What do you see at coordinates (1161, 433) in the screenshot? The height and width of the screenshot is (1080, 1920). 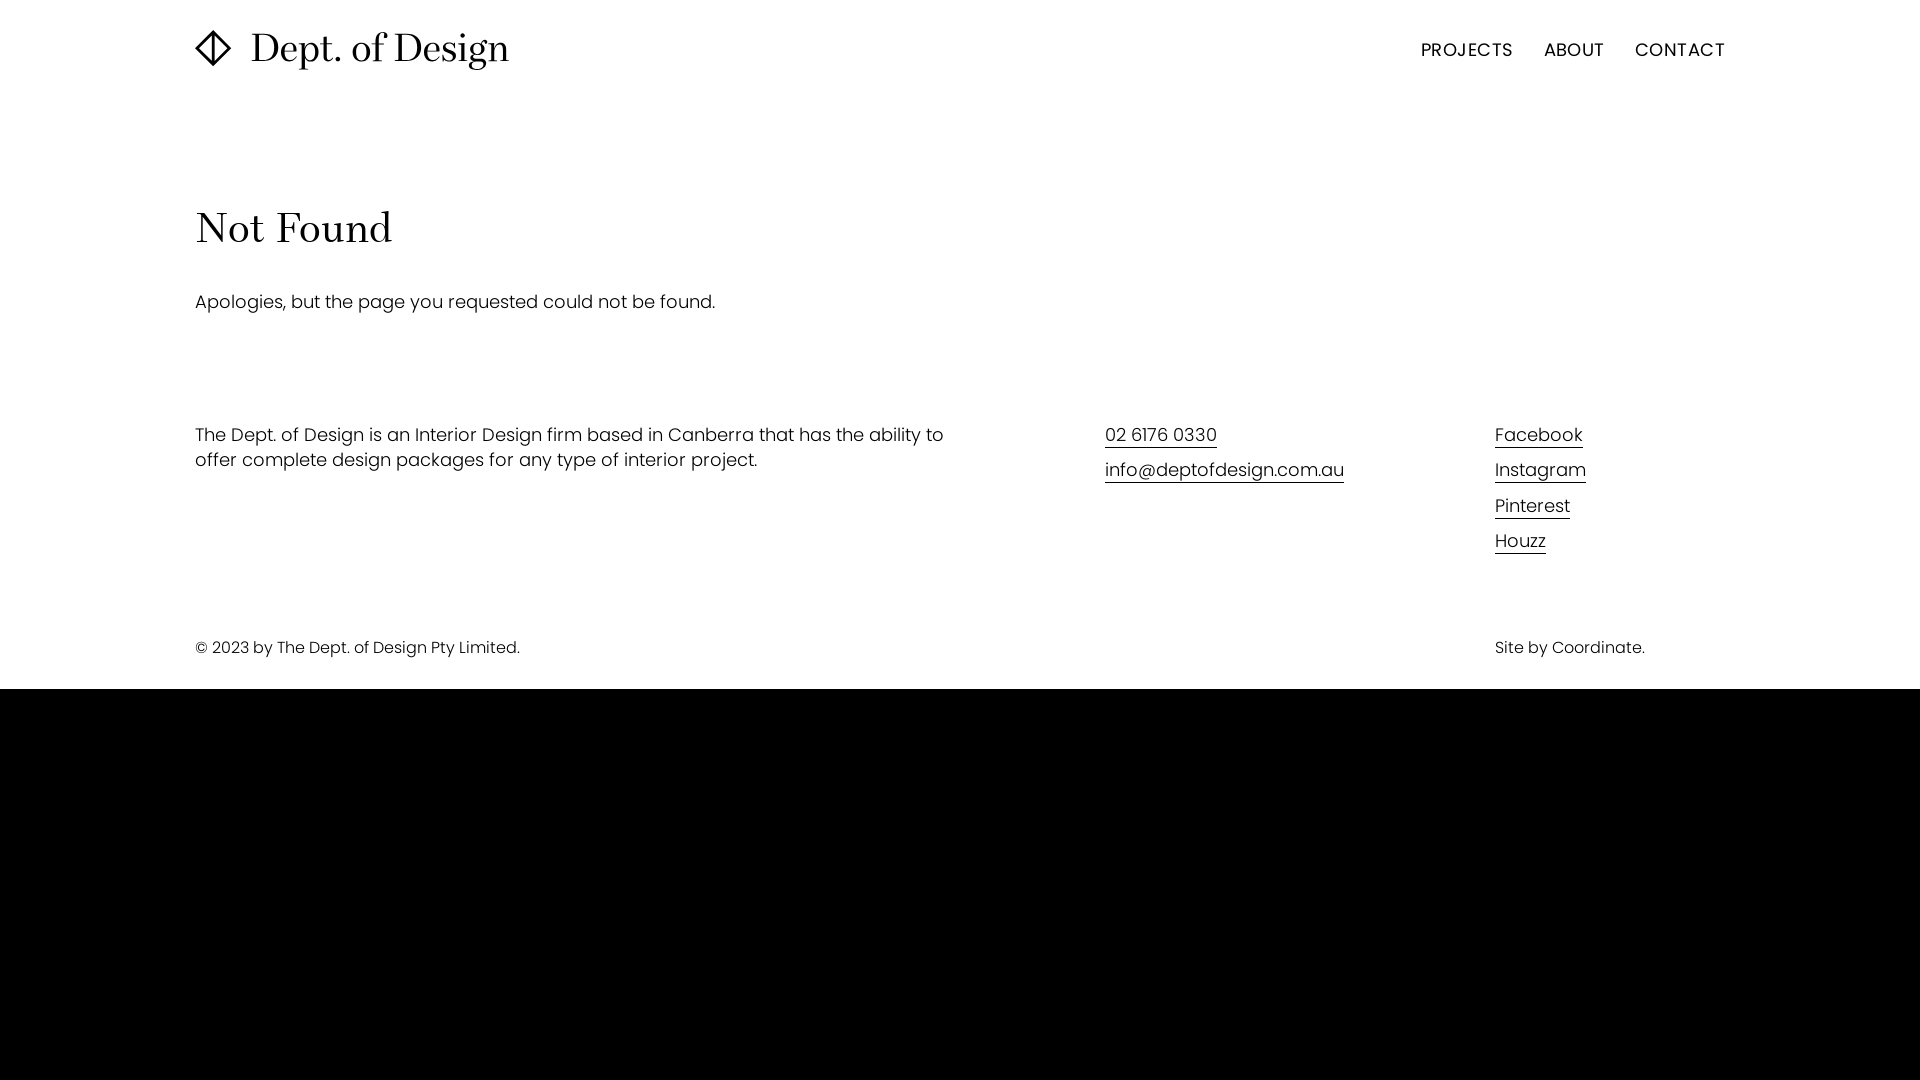 I see `'02 6176 0330'` at bounding box center [1161, 433].